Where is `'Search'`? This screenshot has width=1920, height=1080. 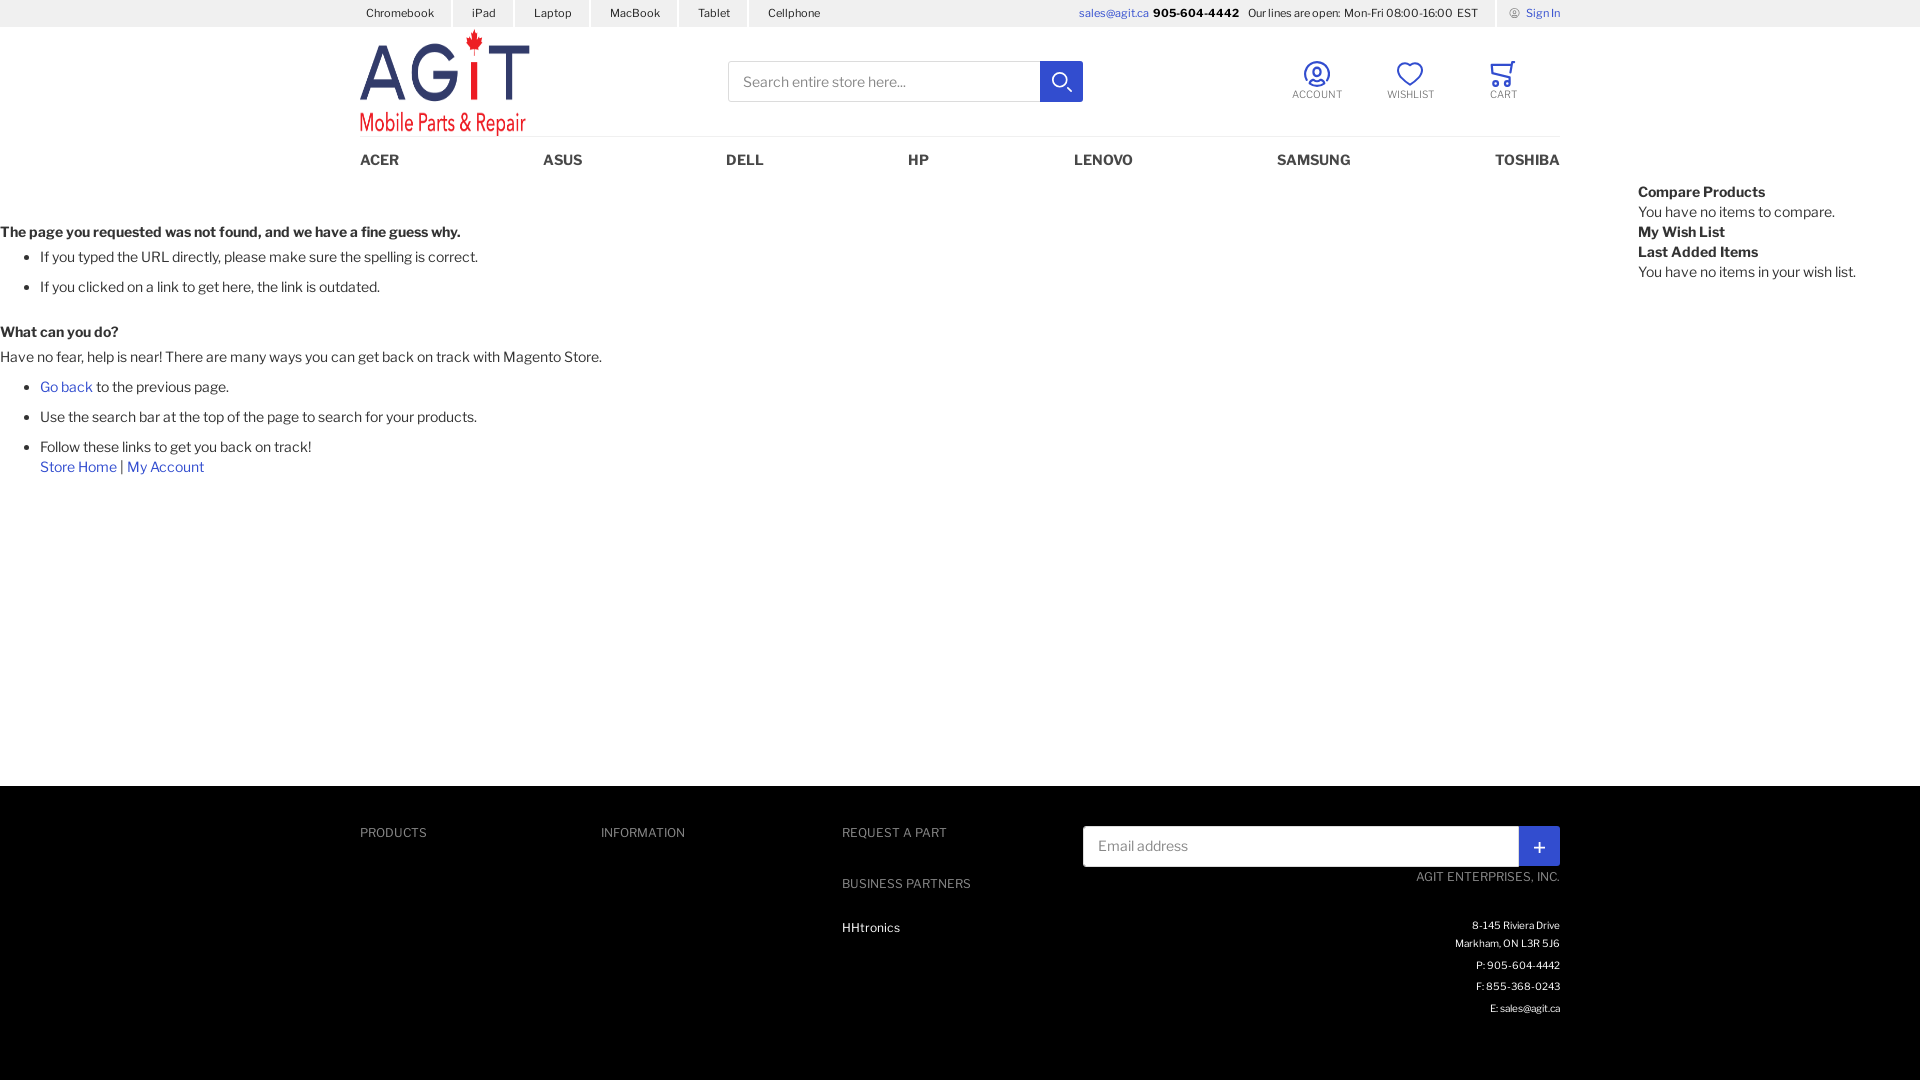
'Search' is located at coordinates (1064, 80).